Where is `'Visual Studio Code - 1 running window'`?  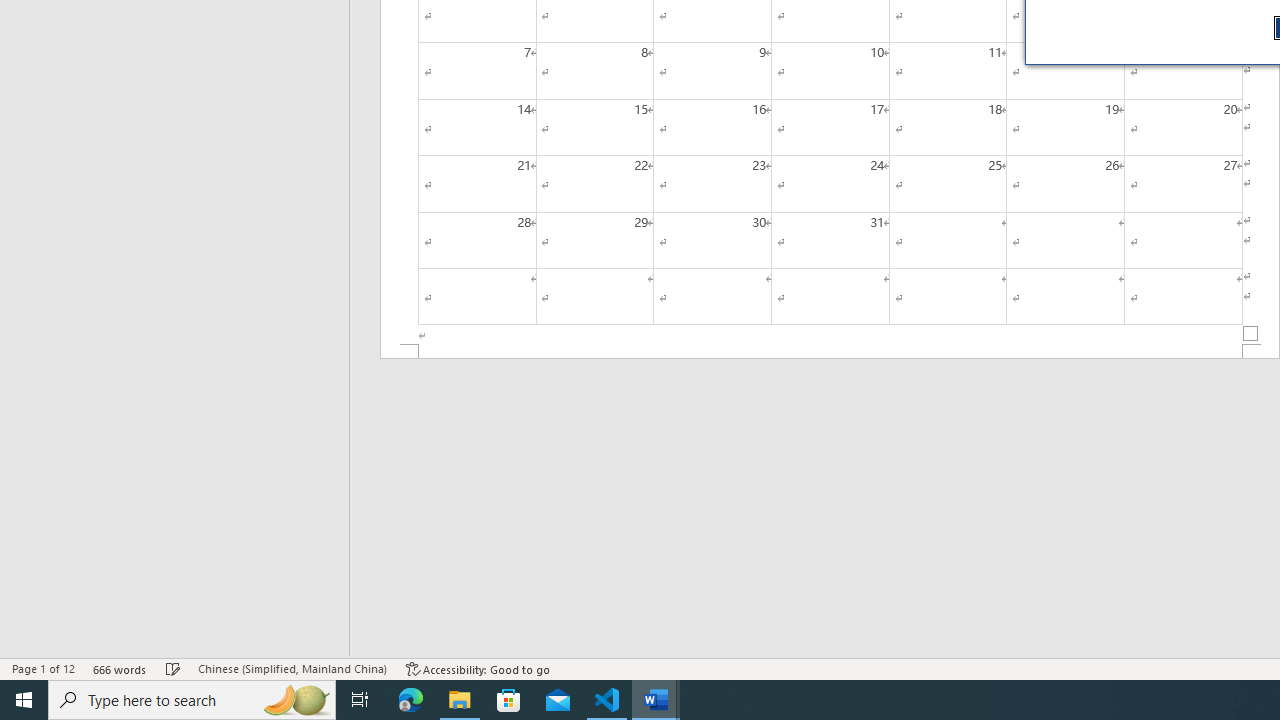
'Visual Studio Code - 1 running window' is located at coordinates (606, 698).